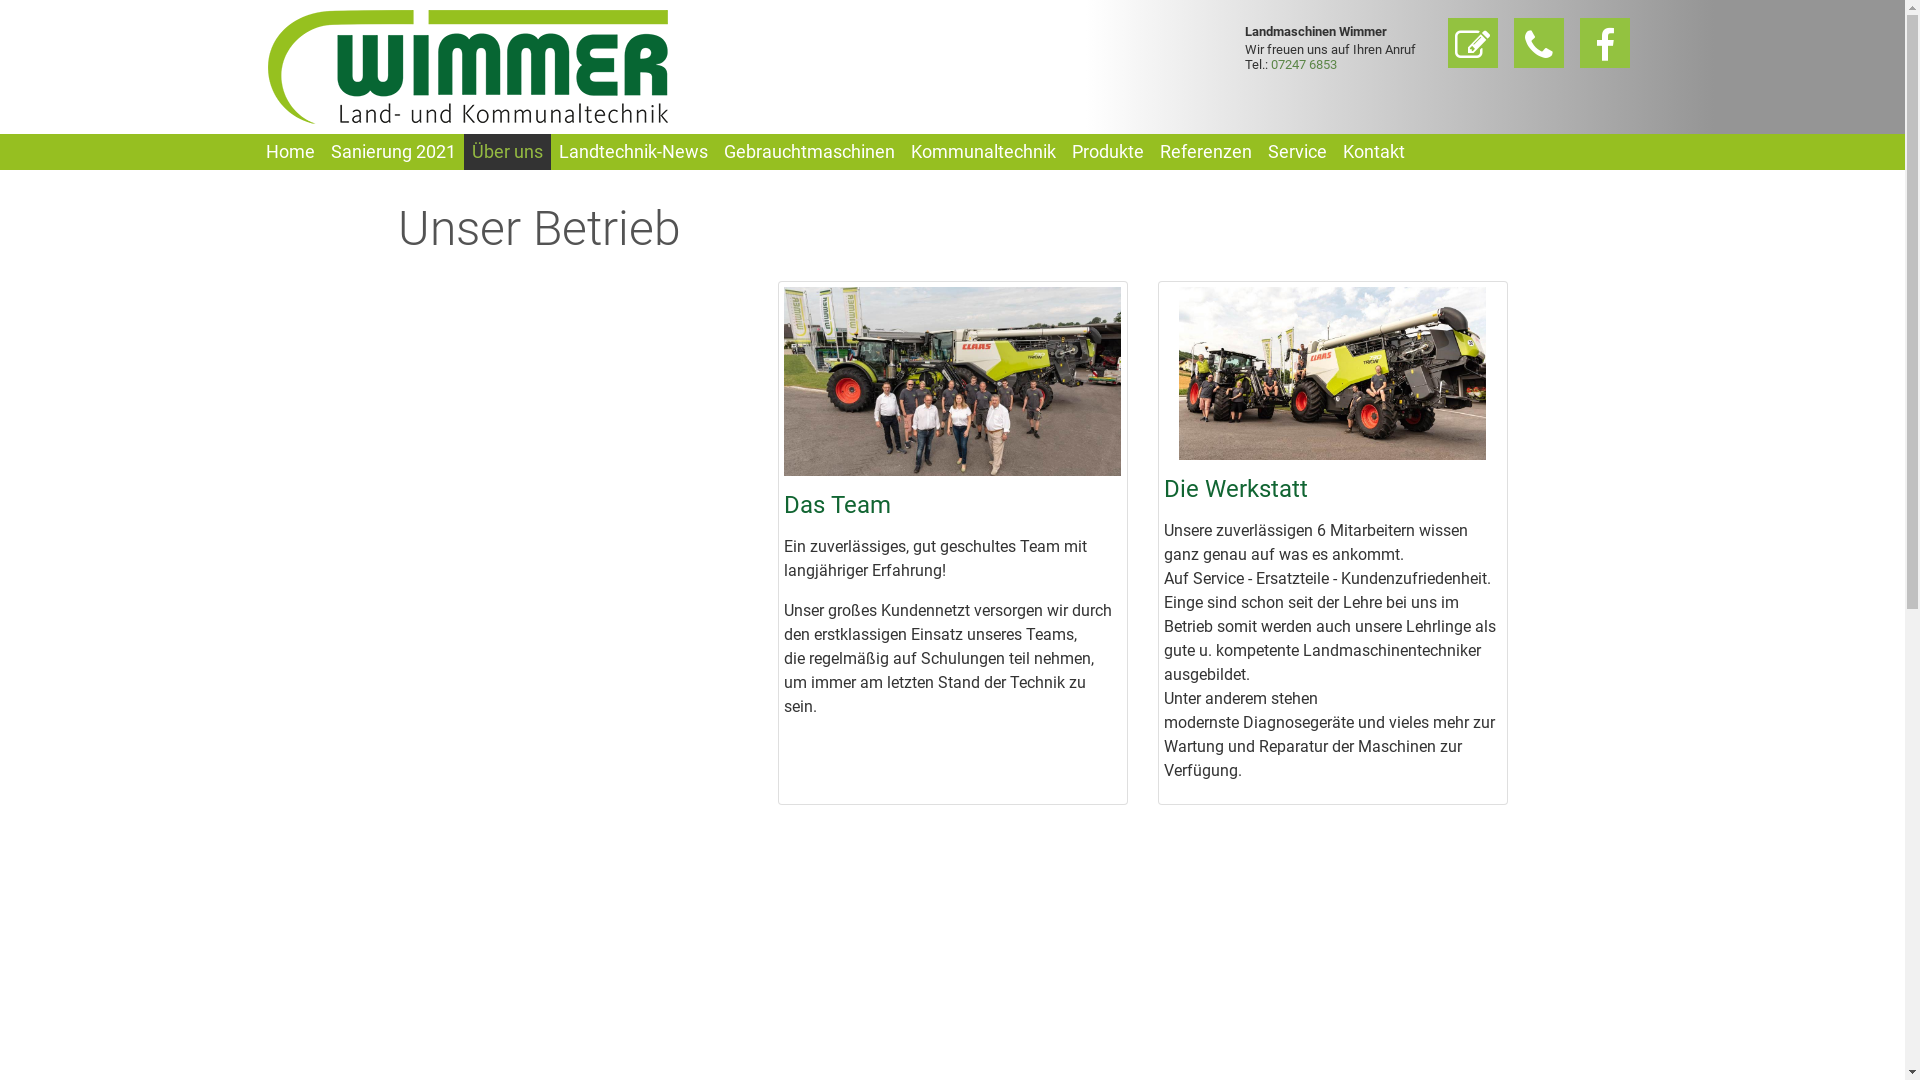 This screenshot has width=1920, height=1080. I want to click on 'Gebrauchtmaschinen', so click(809, 150).